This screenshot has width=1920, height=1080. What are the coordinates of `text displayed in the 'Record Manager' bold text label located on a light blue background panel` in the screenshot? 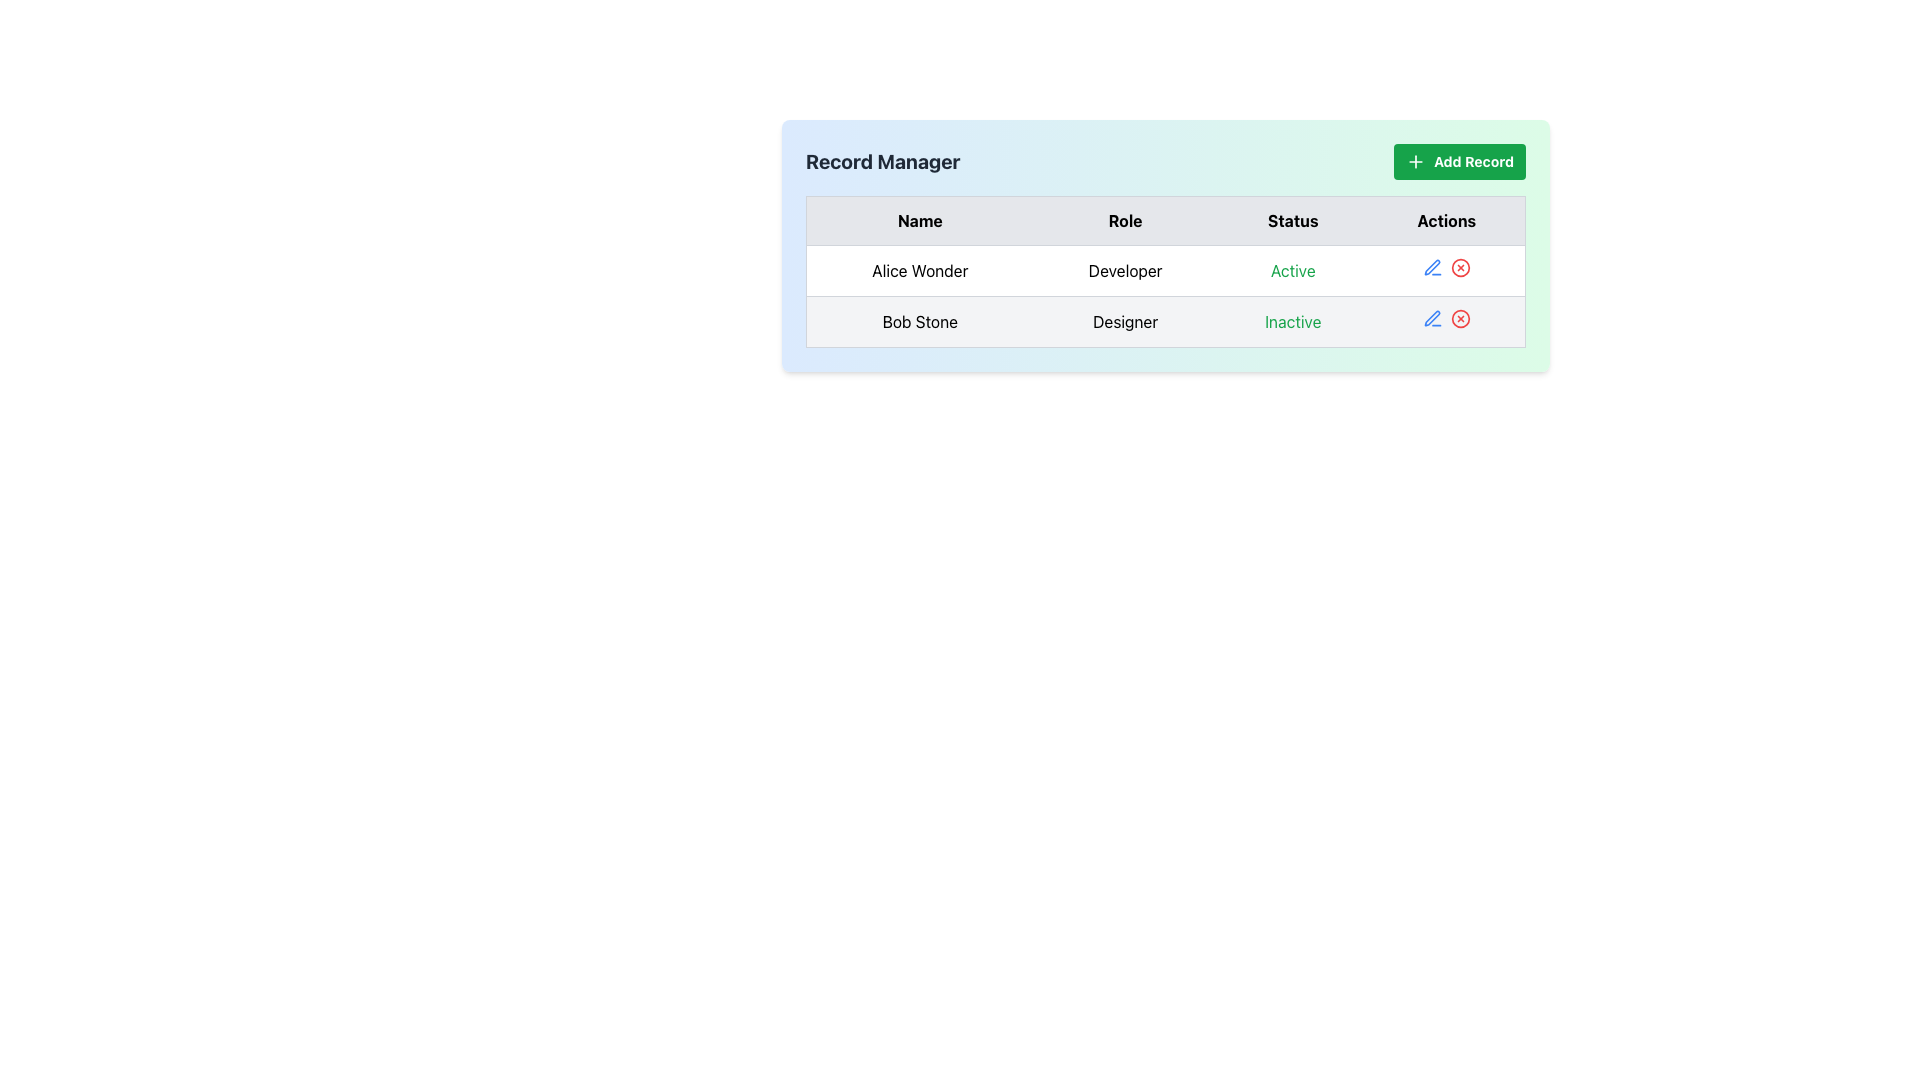 It's located at (882, 161).